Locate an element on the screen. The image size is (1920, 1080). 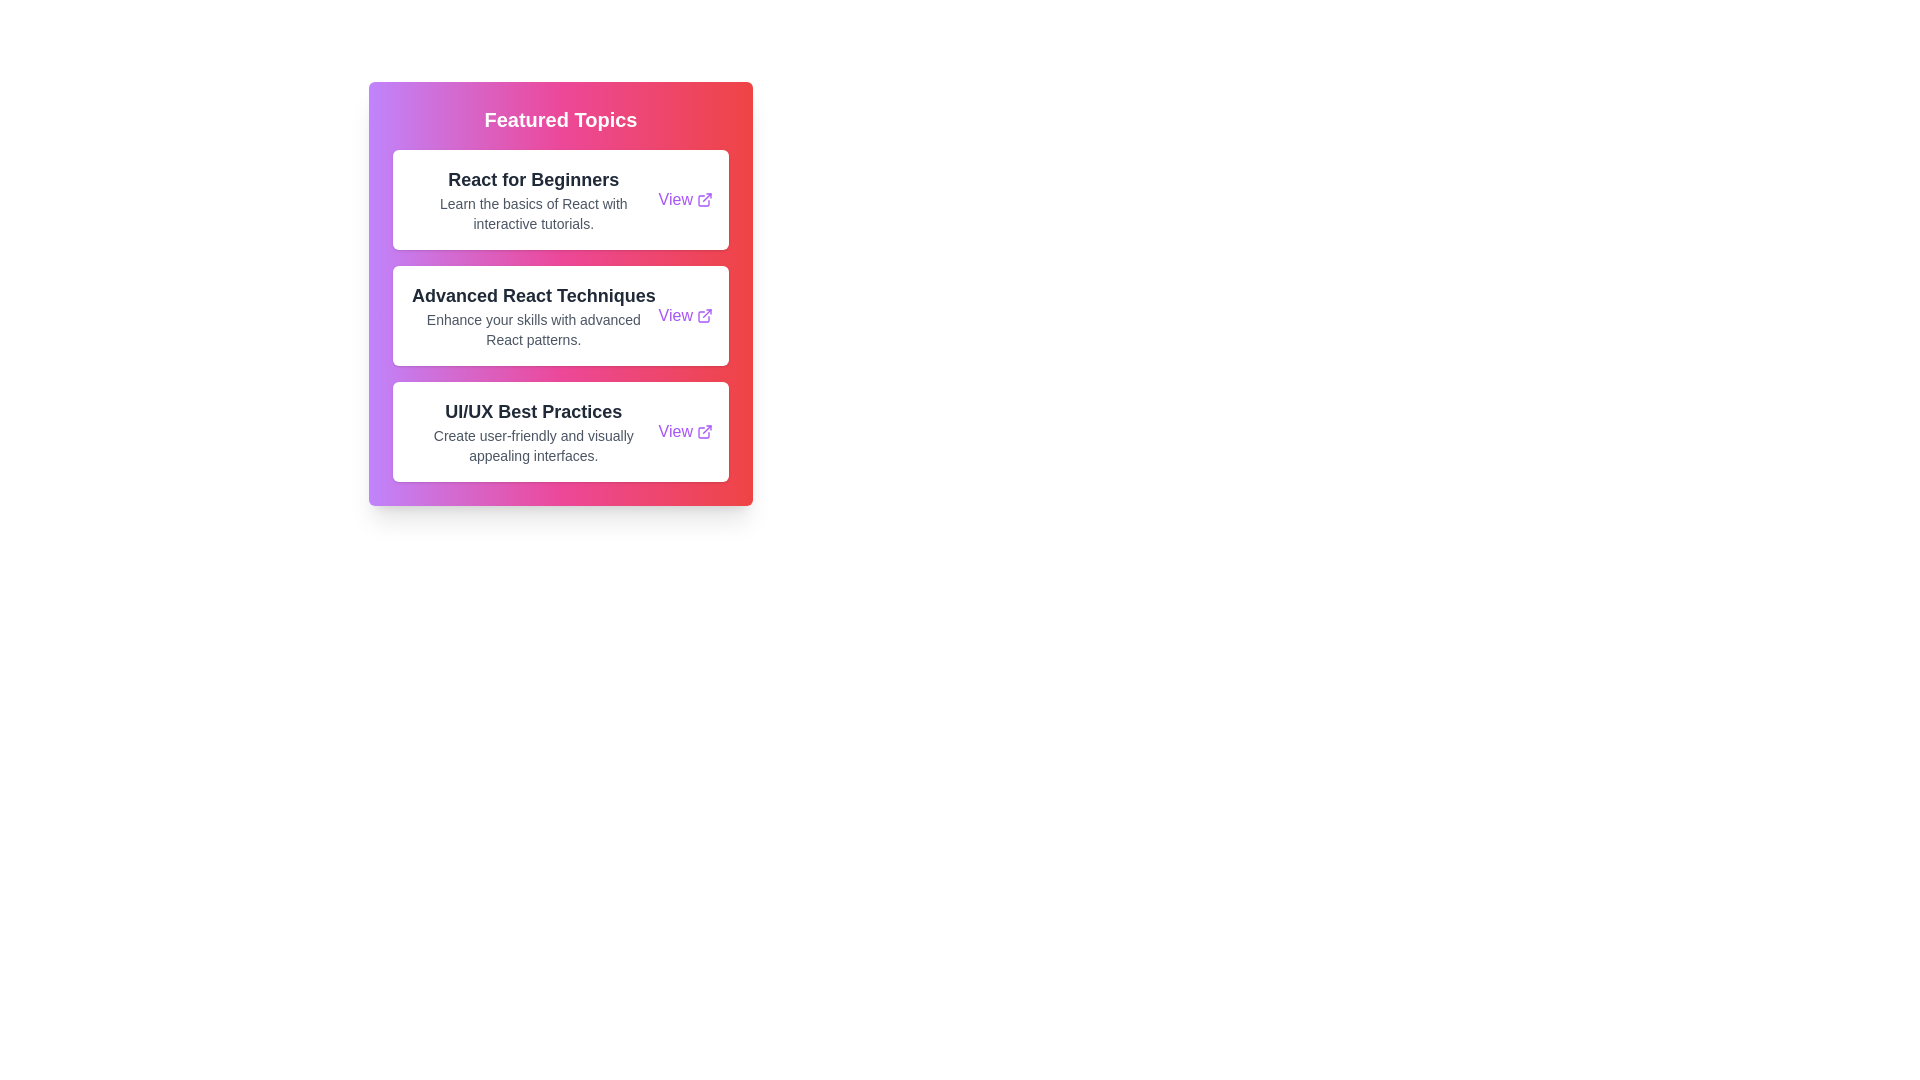
text label titled 'Advanced React Techniques' located in the second card from the top under the 'Featured Topics' section is located at coordinates (533, 296).